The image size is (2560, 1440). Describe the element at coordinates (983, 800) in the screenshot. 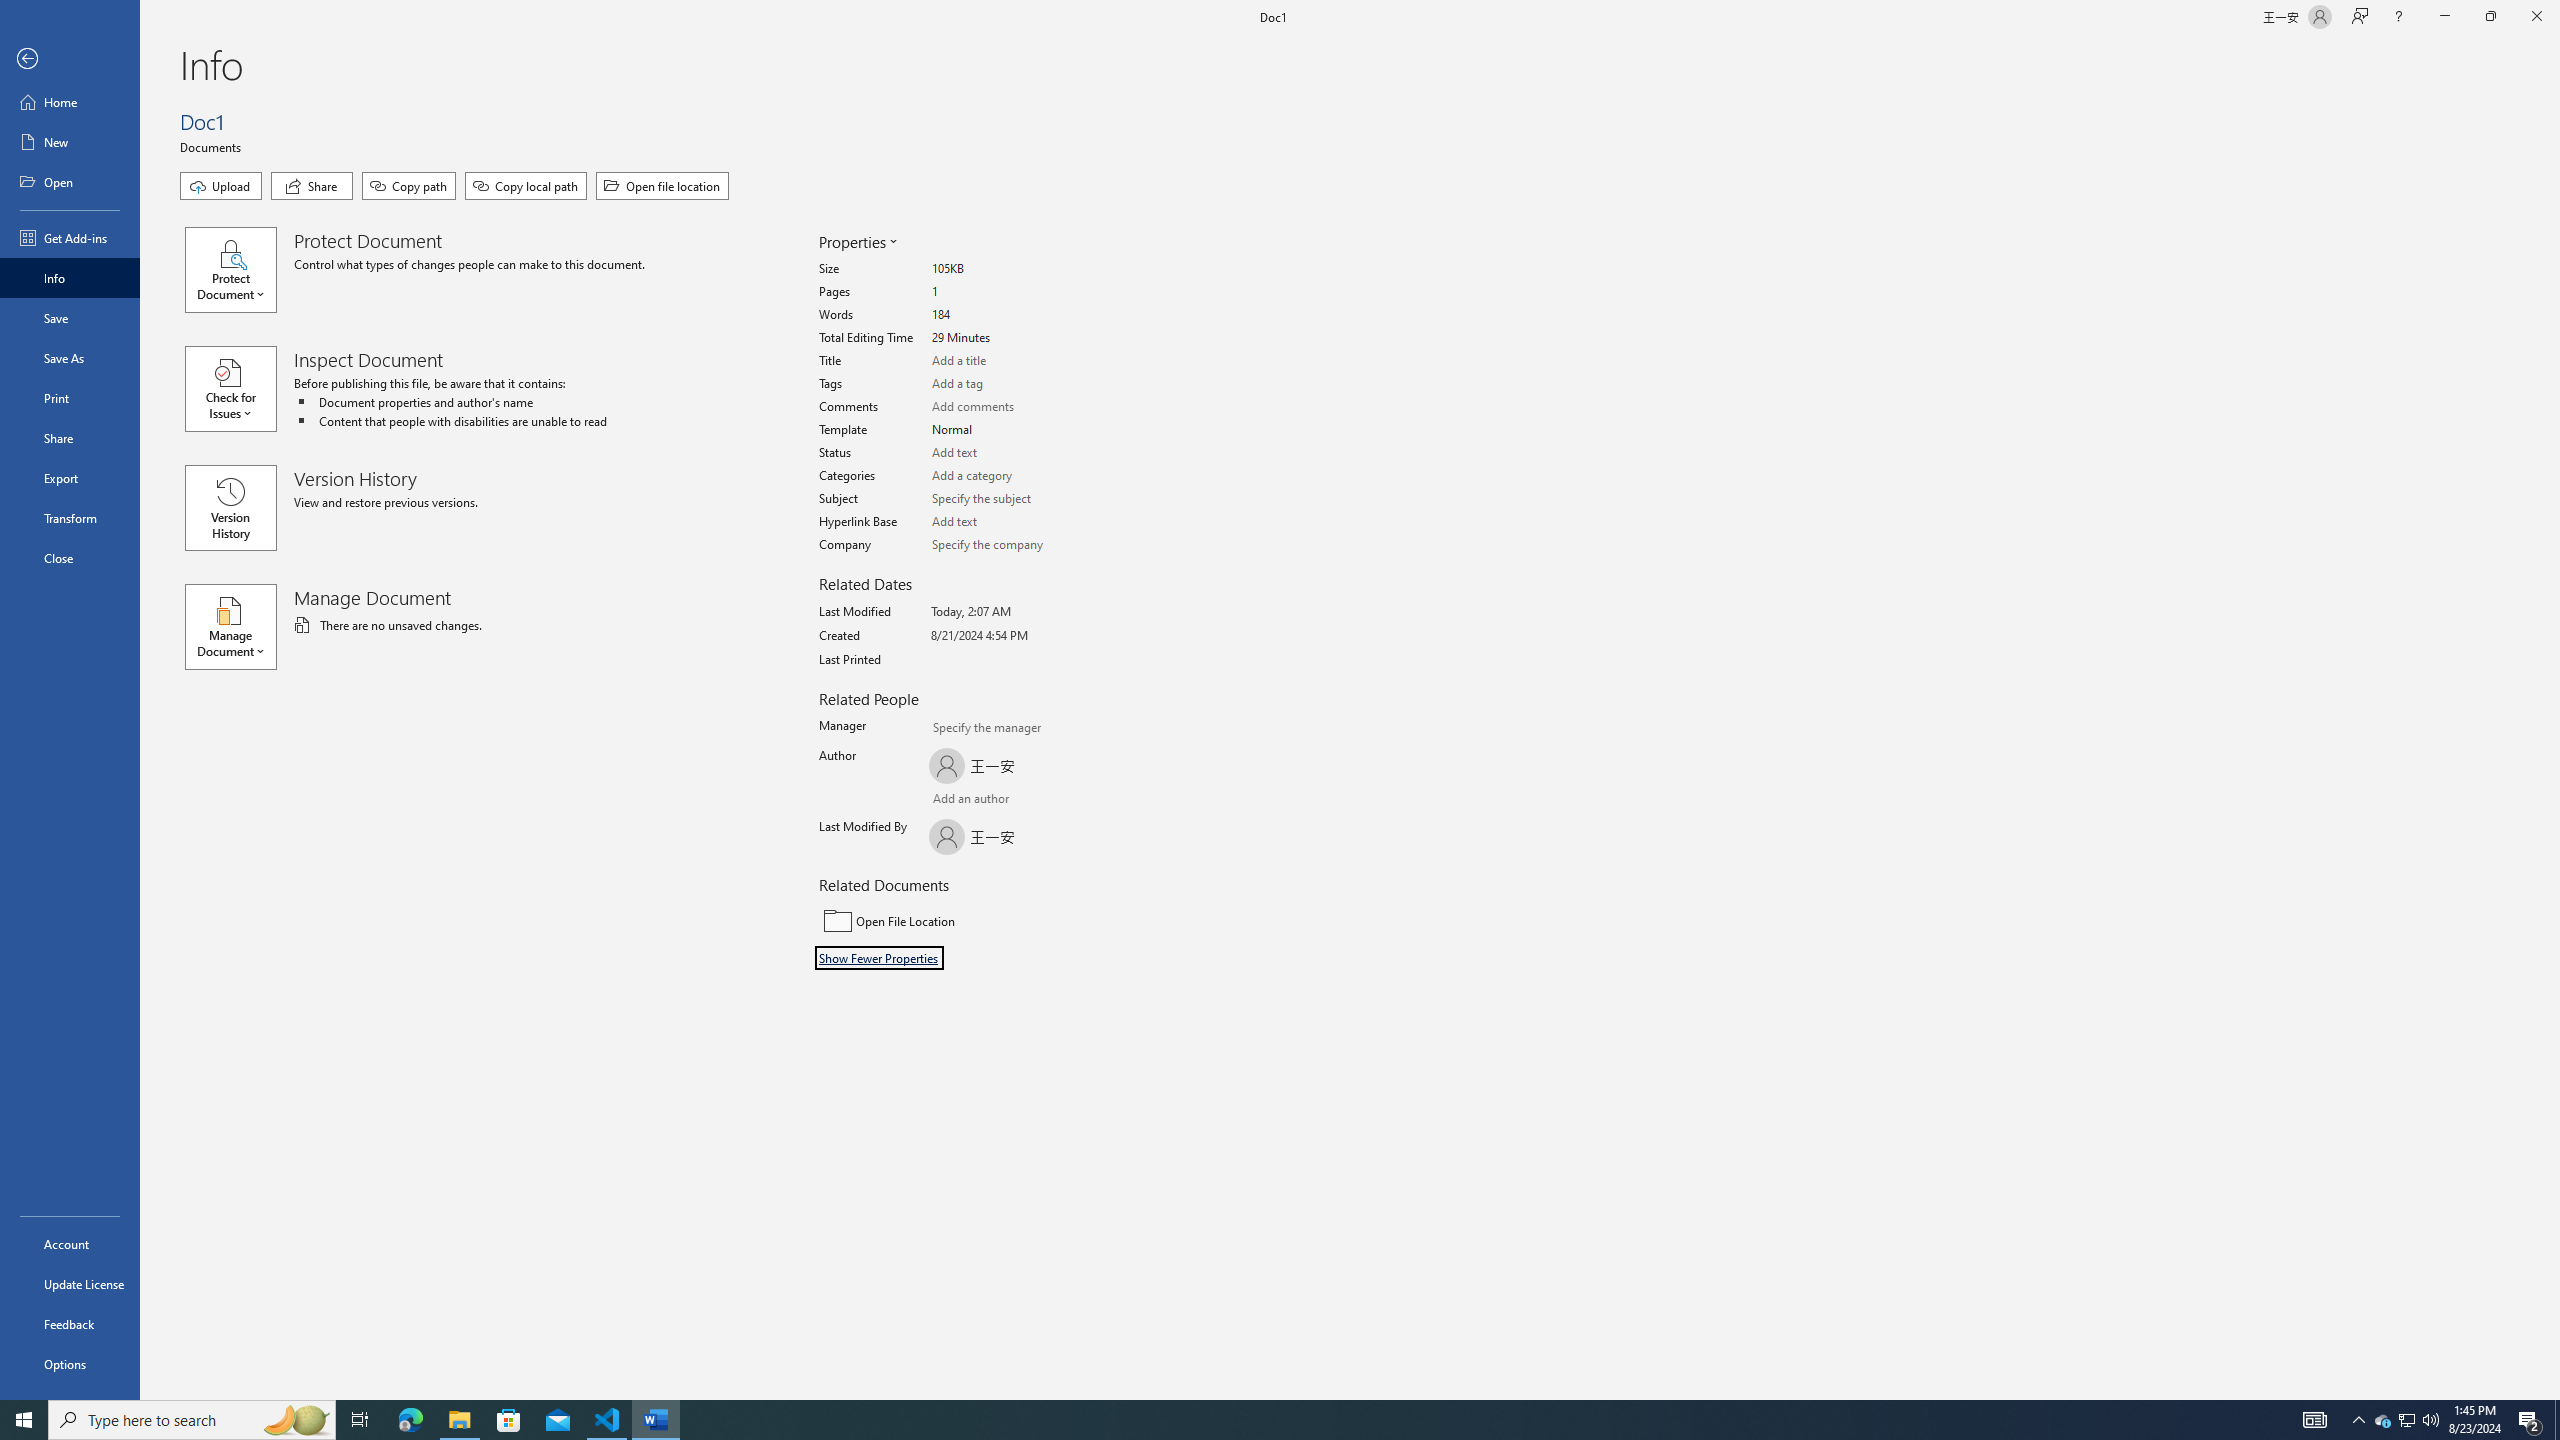

I see `'Verify Names'` at that location.